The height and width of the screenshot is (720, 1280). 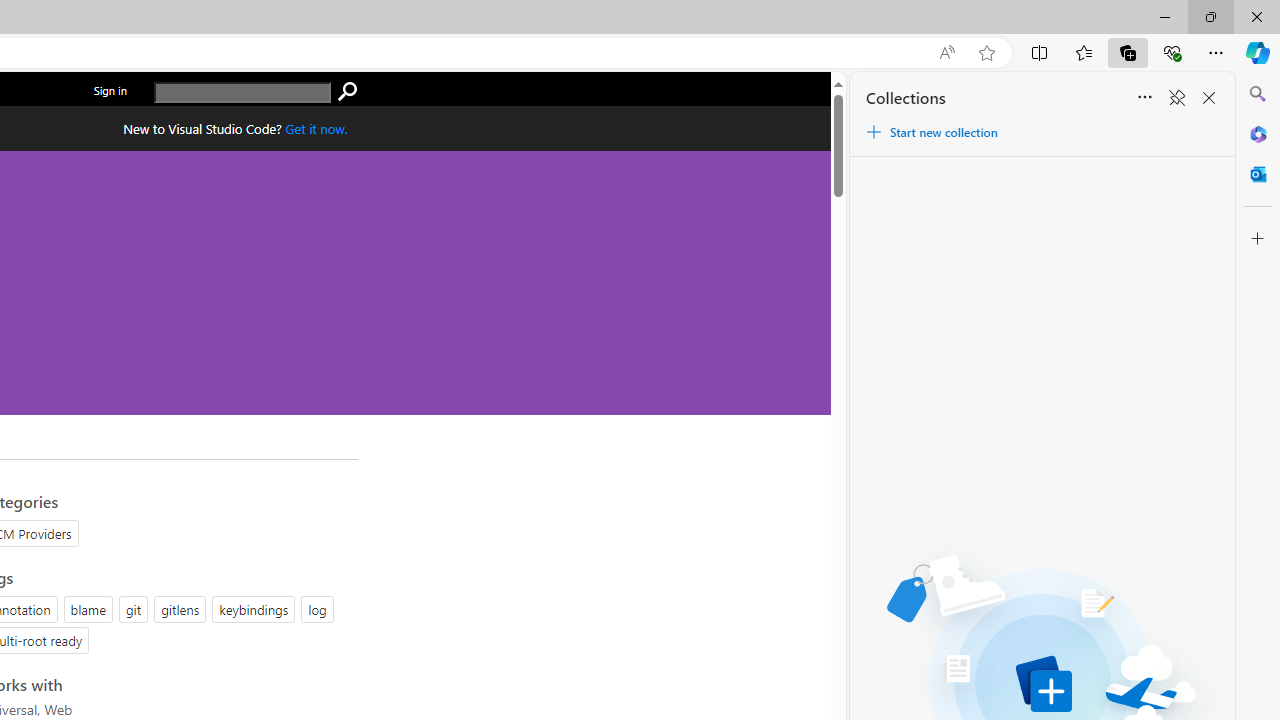 I want to click on 'Unpin Collections', so click(x=1176, y=98).